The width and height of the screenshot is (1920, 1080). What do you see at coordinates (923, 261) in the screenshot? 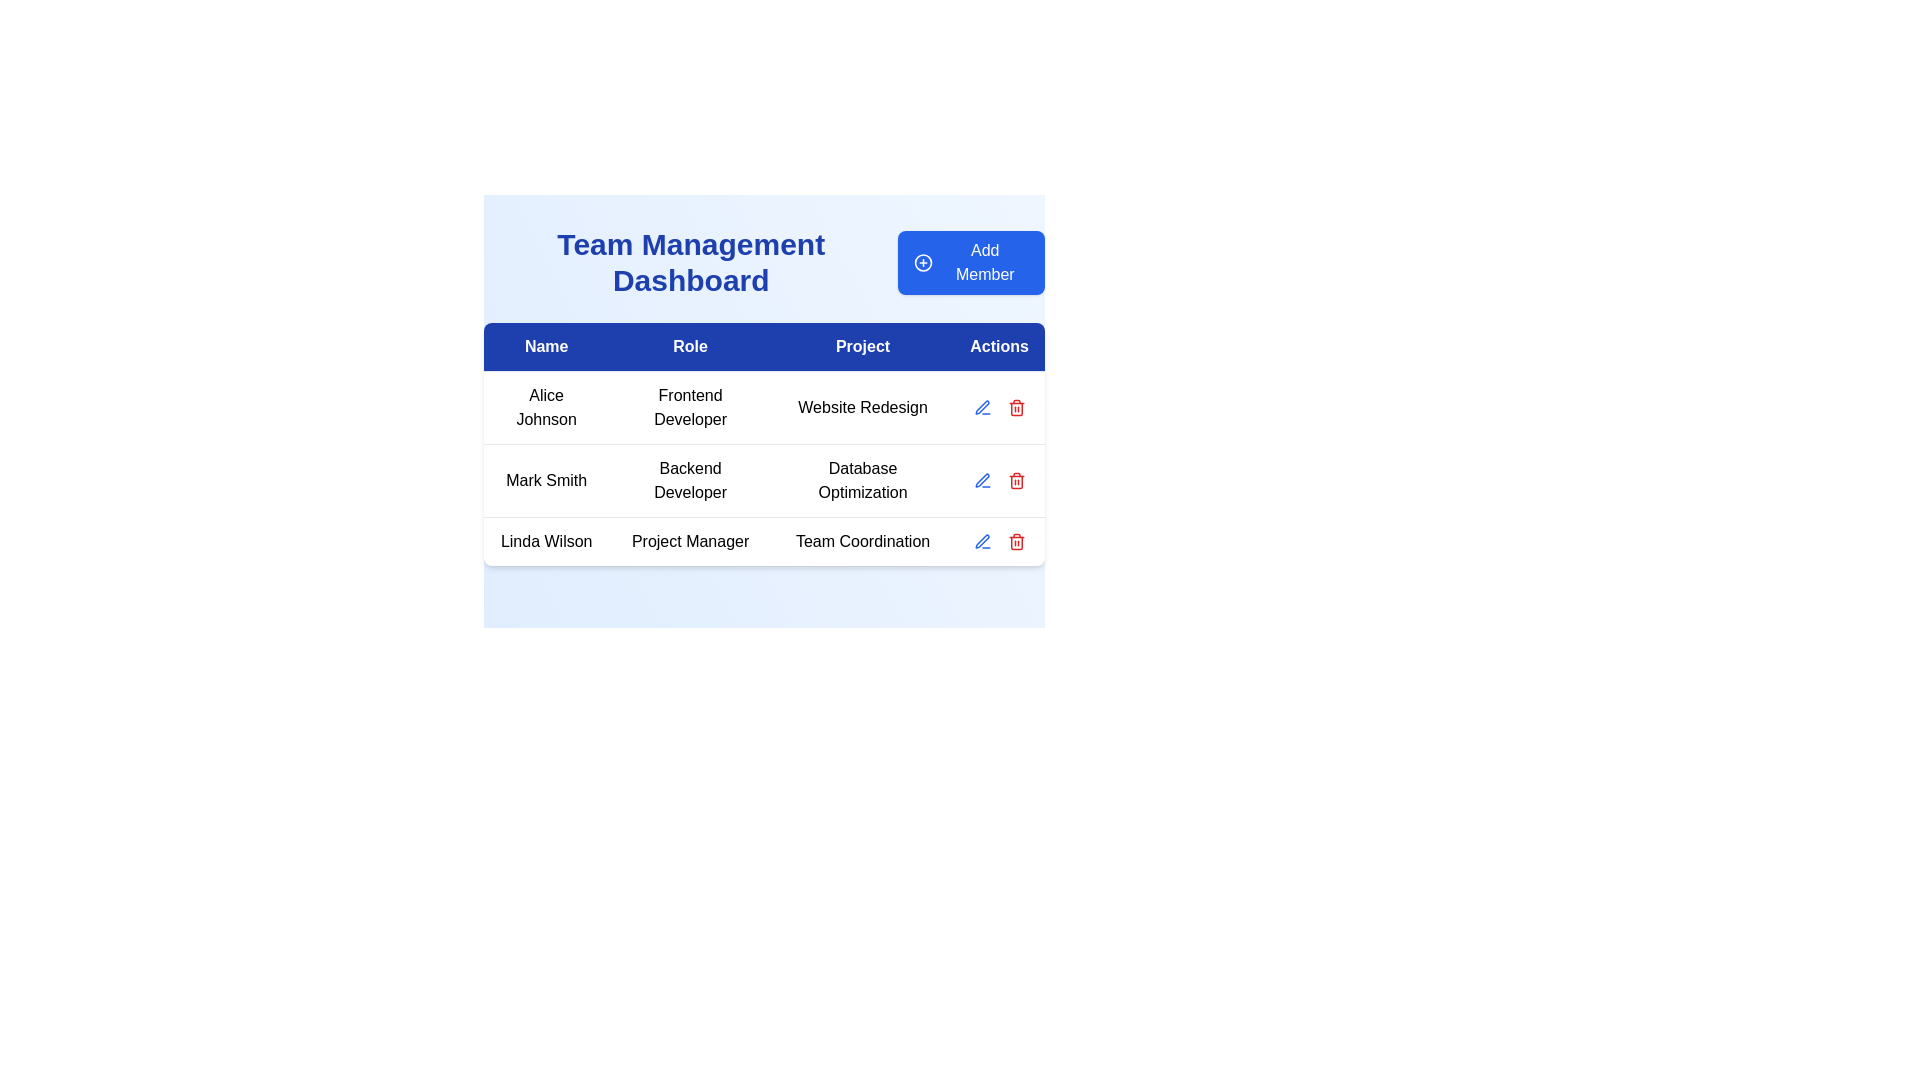
I see `the thin circular outline with a blue border located at the top-right corner near the 'Add Member' button` at bounding box center [923, 261].